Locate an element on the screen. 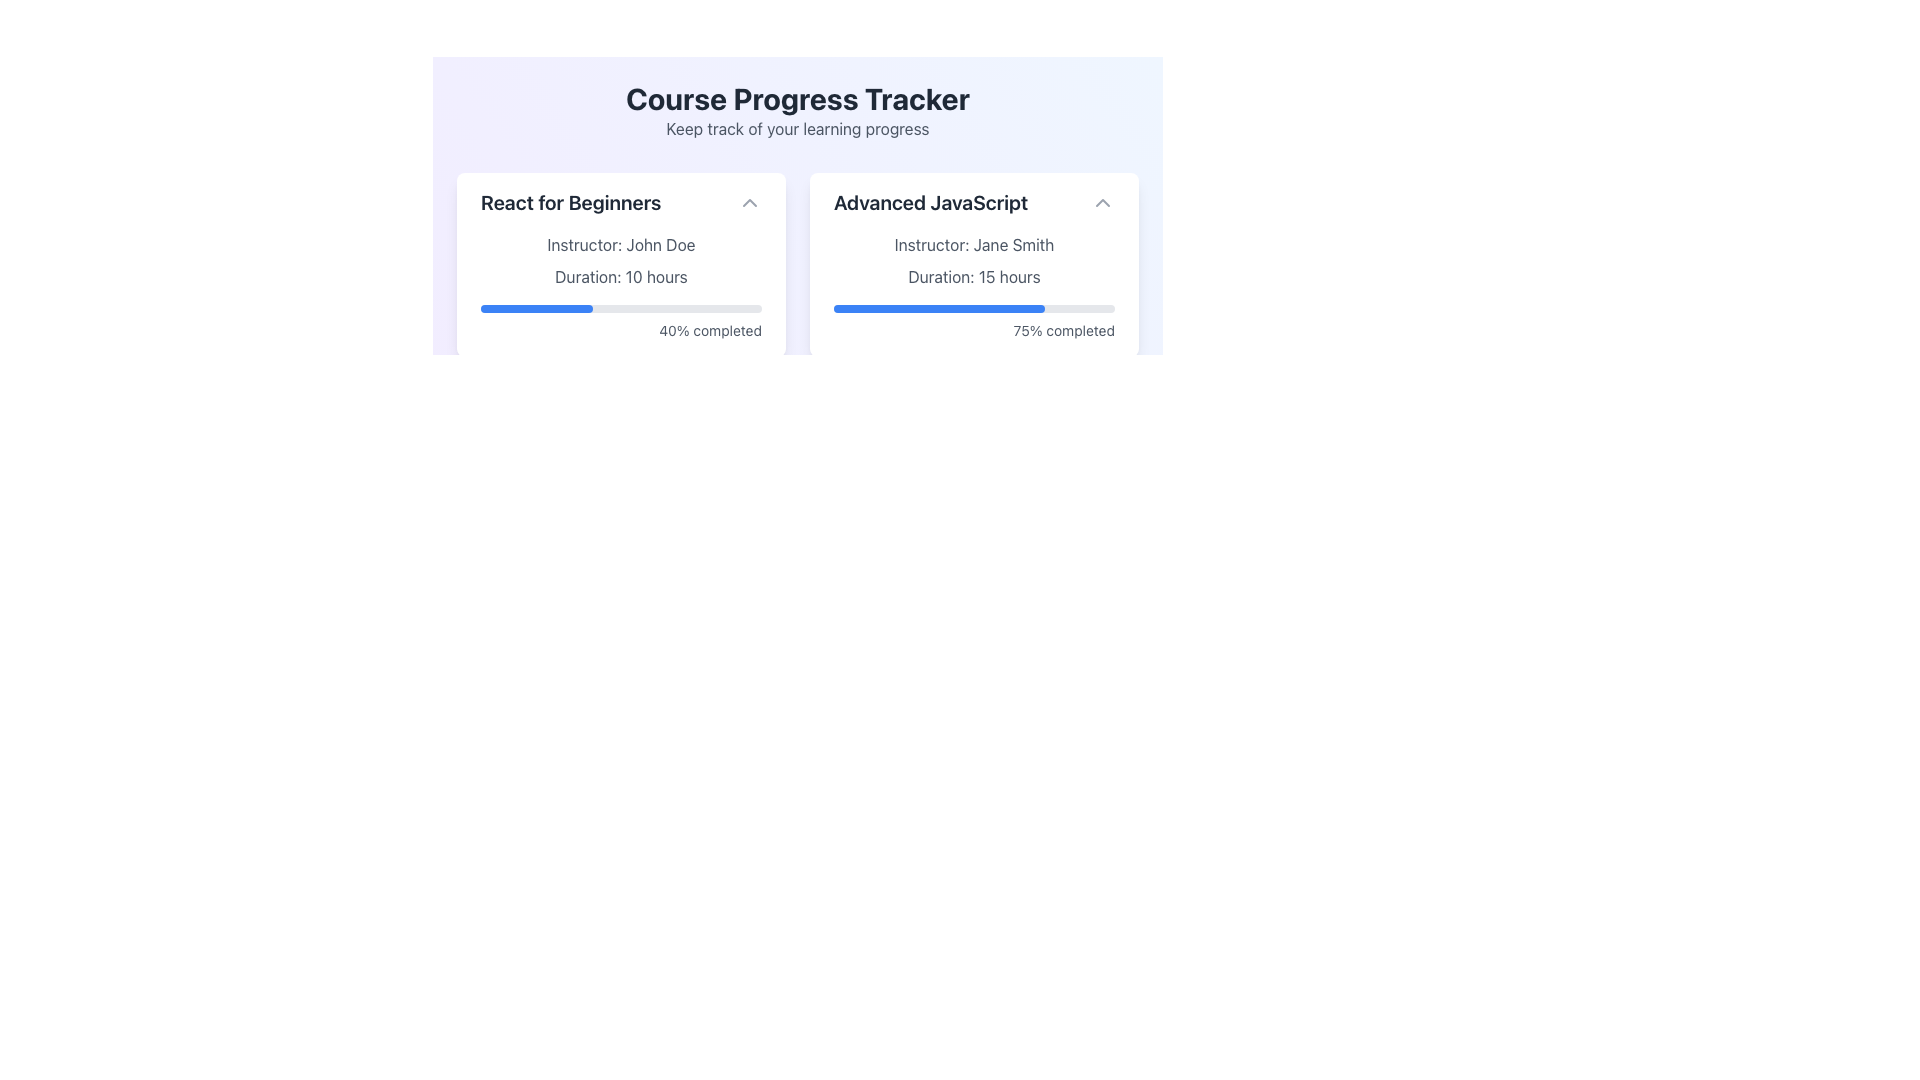 The height and width of the screenshot is (1080, 1920). the progress bar indicating 75% completion for the course 'Advanced JavaScript', located below the 'Duration: 15 hours' text is located at coordinates (974, 308).